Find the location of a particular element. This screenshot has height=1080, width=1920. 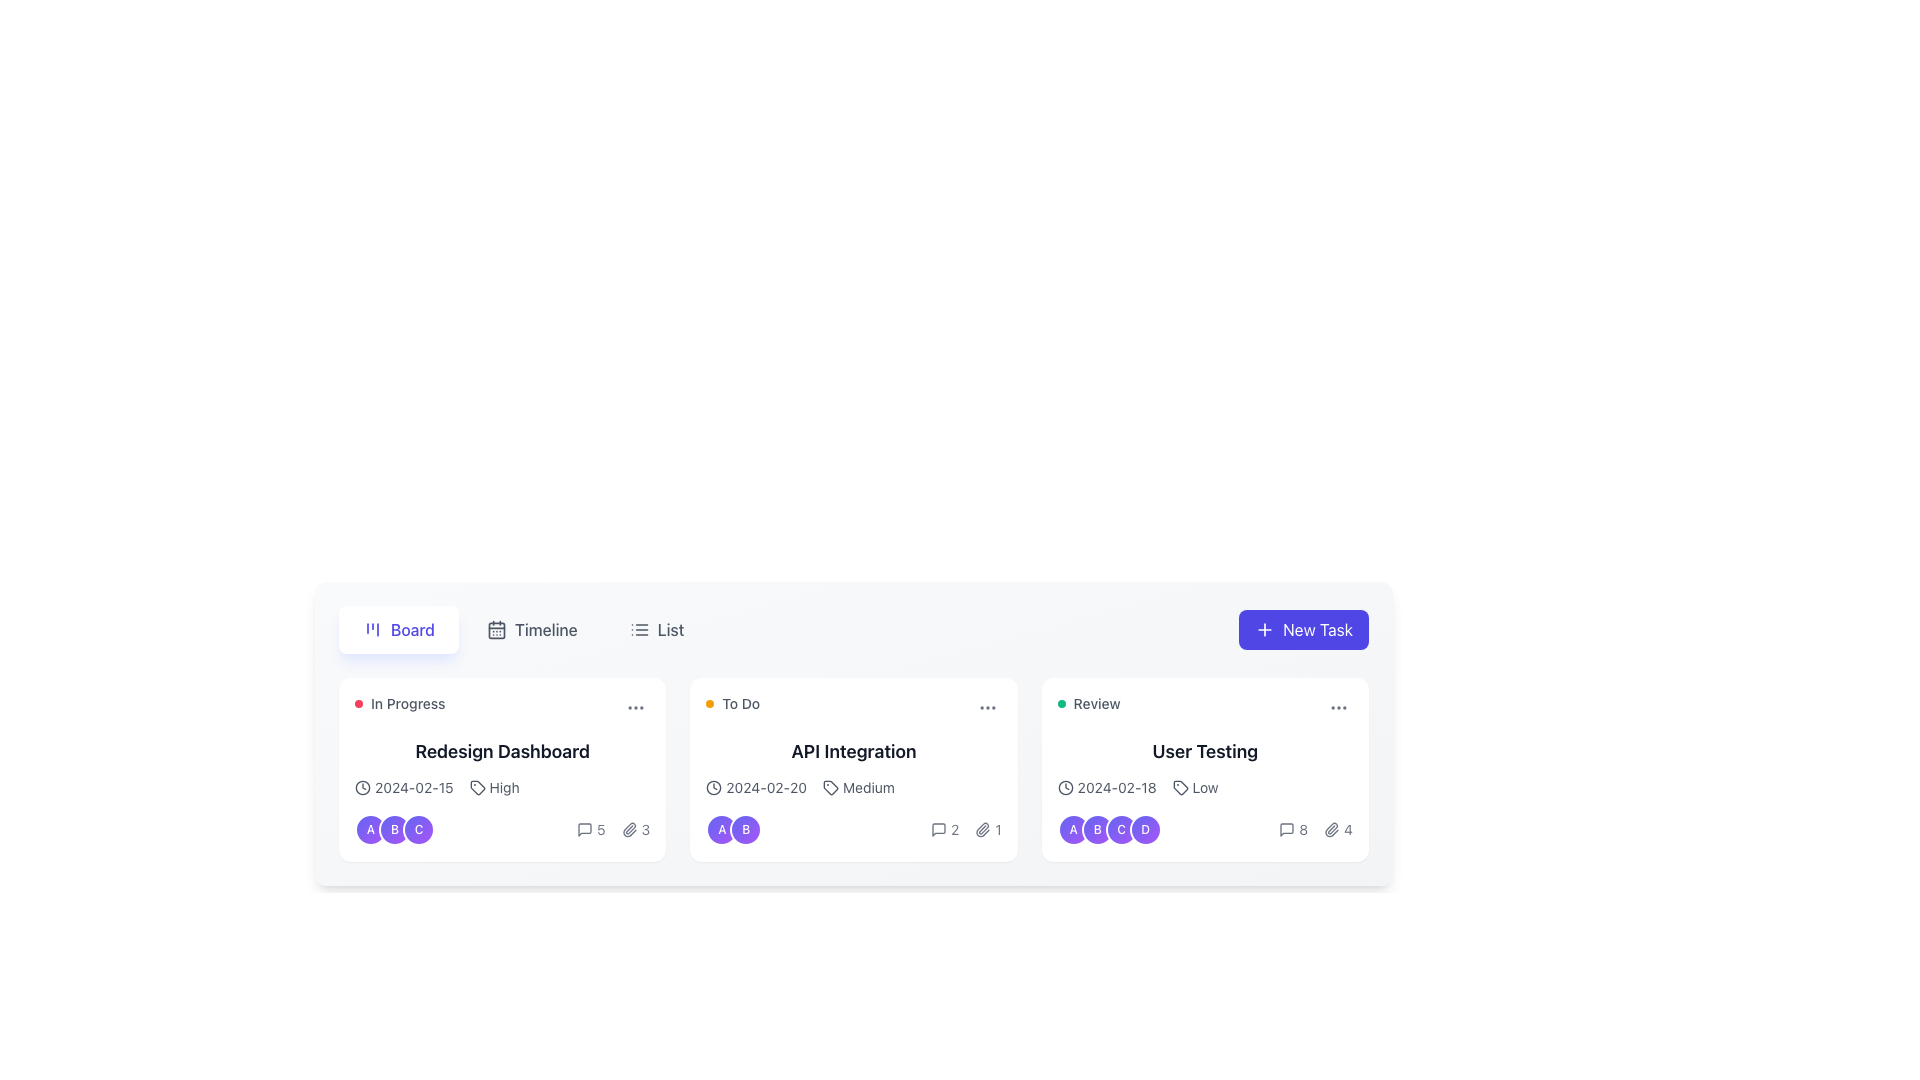

the 'Low' priority level label with an icon located in the 'User Testing' card under the 'Review' column, positioned below the date '2024-02-18' and above the user icons is located at coordinates (1195, 786).